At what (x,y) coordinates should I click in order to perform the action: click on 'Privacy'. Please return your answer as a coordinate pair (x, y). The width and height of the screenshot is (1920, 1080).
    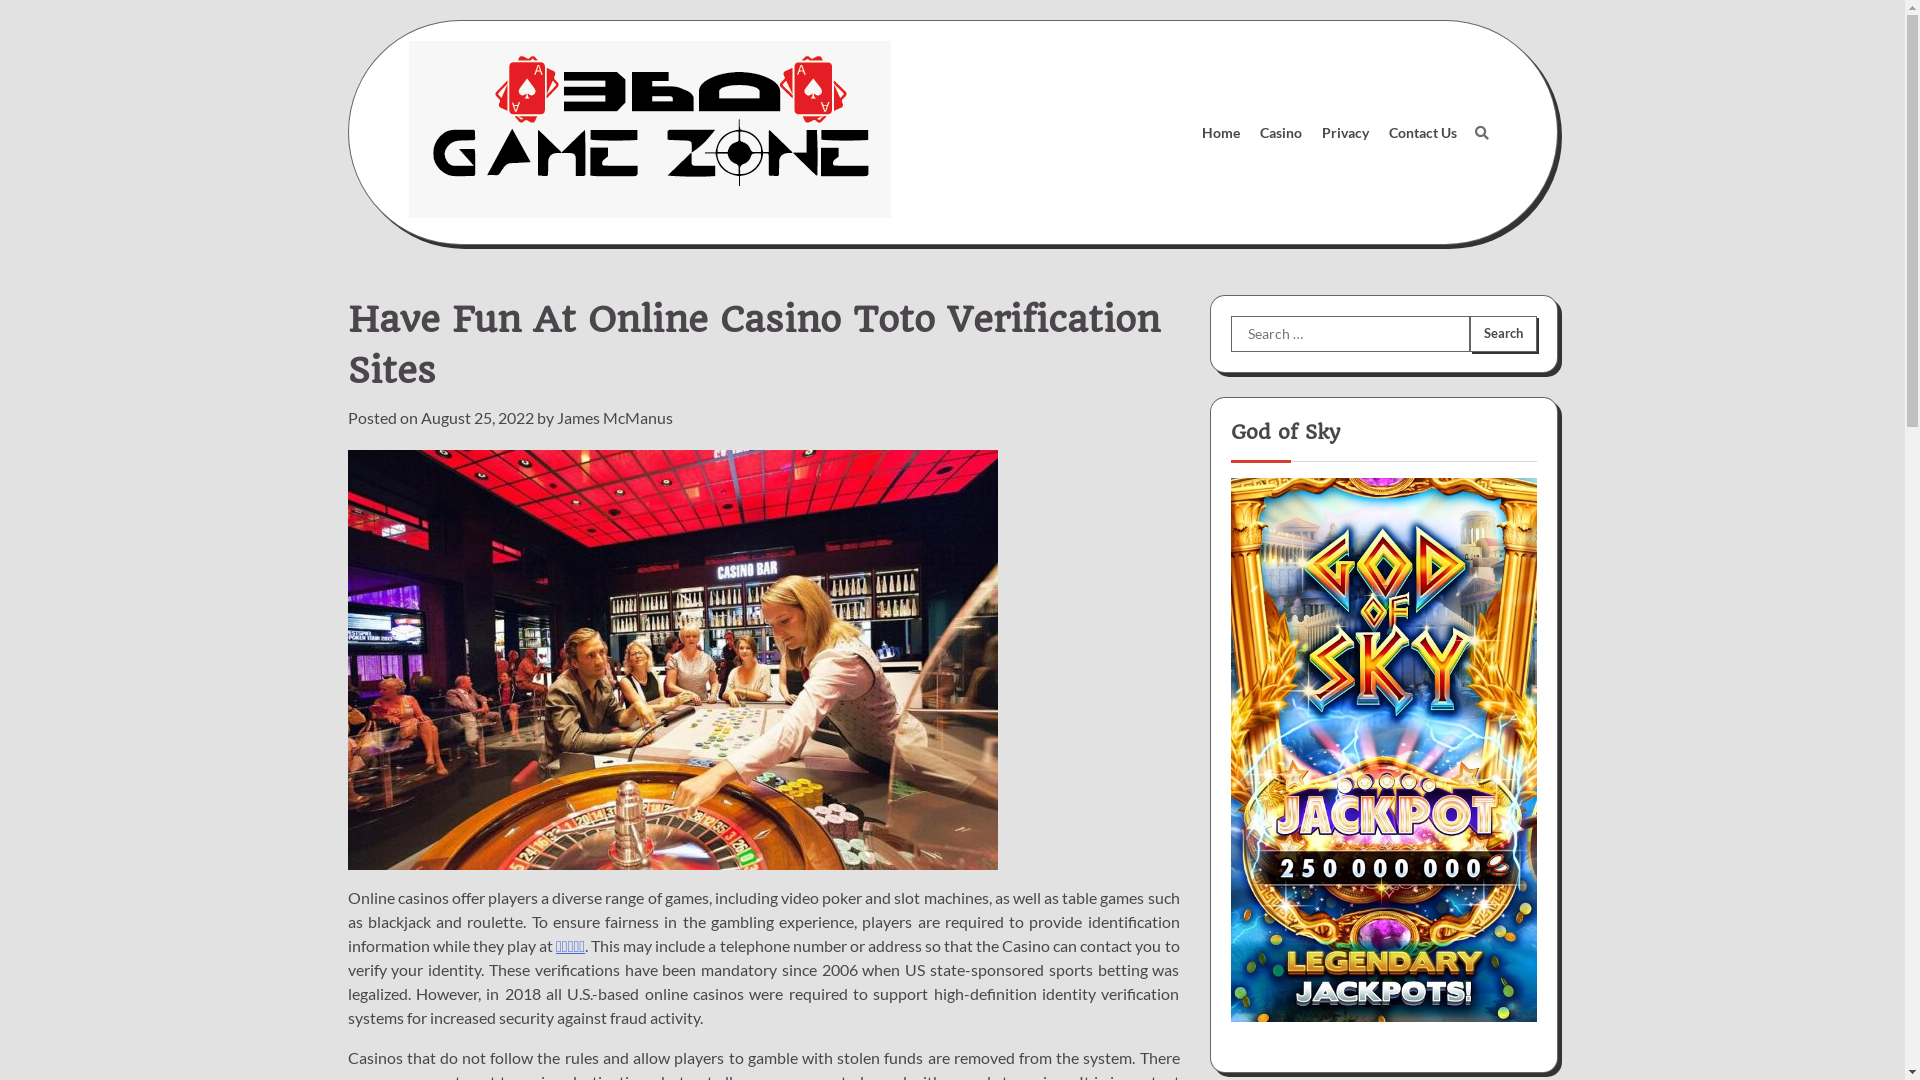
    Looking at the image, I should click on (1311, 132).